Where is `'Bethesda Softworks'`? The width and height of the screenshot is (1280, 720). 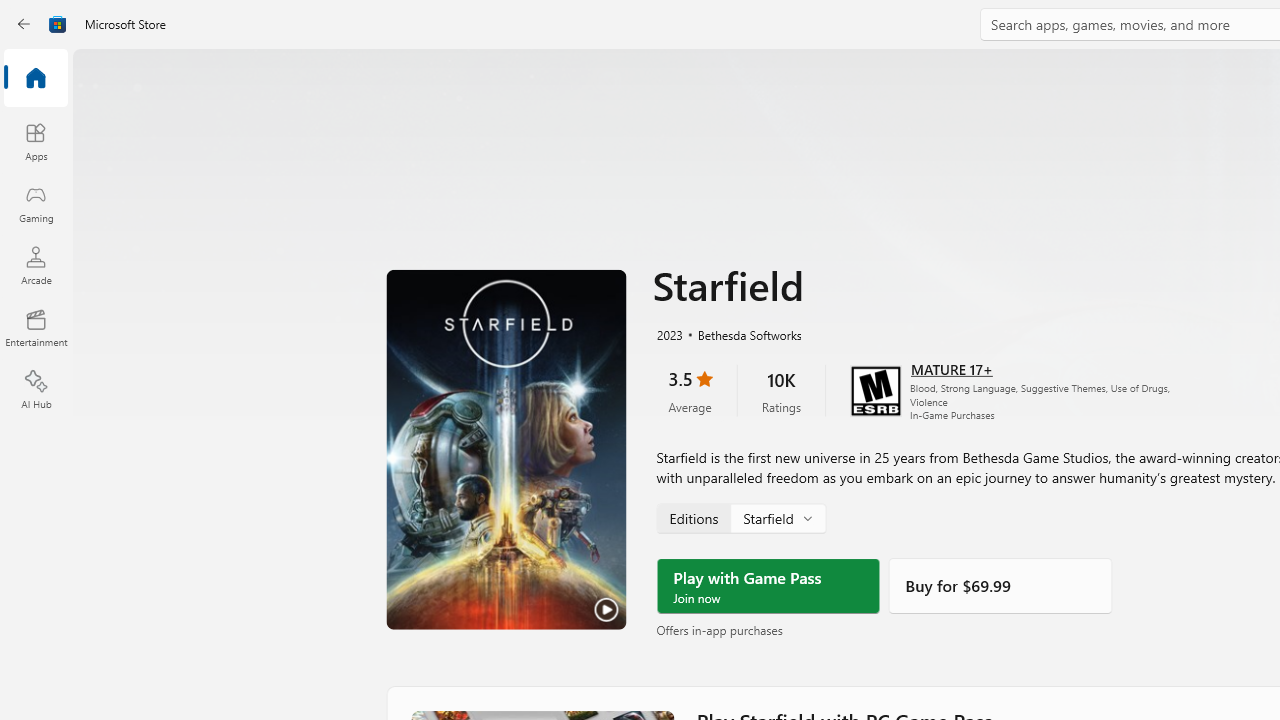
'Bethesda Softworks' is located at coordinates (740, 332).